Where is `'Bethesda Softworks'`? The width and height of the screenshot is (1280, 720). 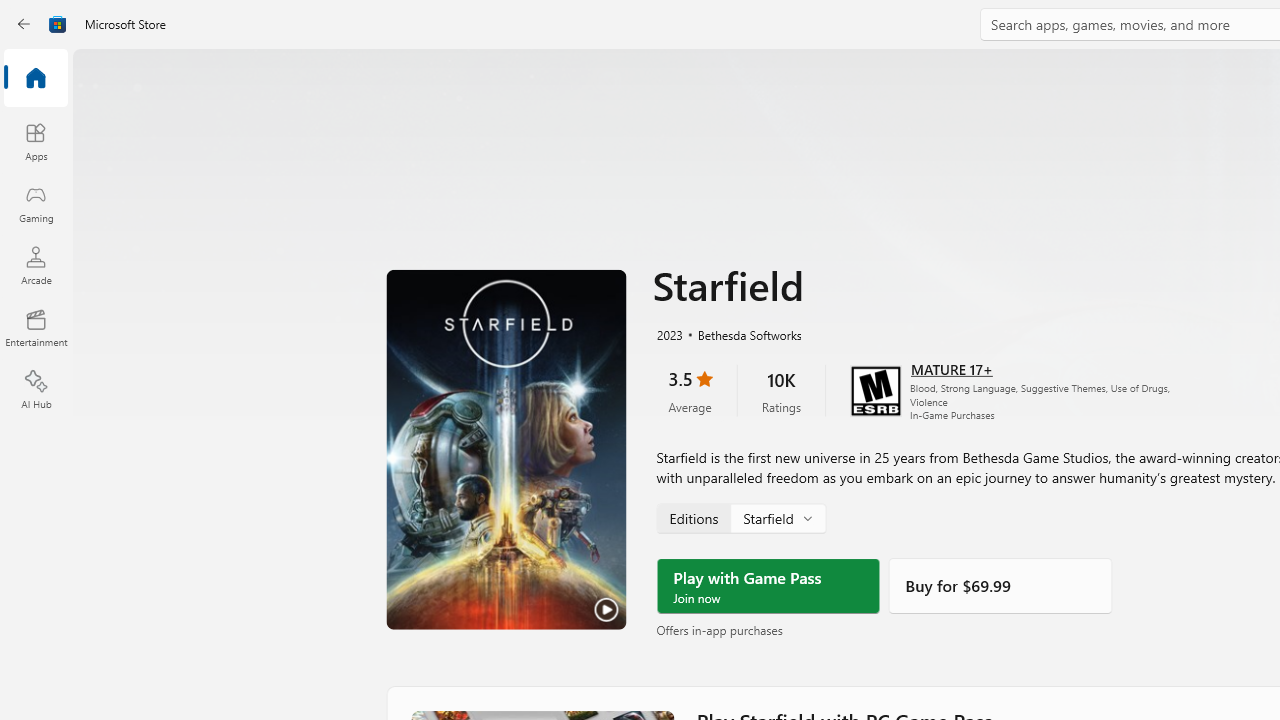
'Bethesda Softworks' is located at coordinates (740, 332).